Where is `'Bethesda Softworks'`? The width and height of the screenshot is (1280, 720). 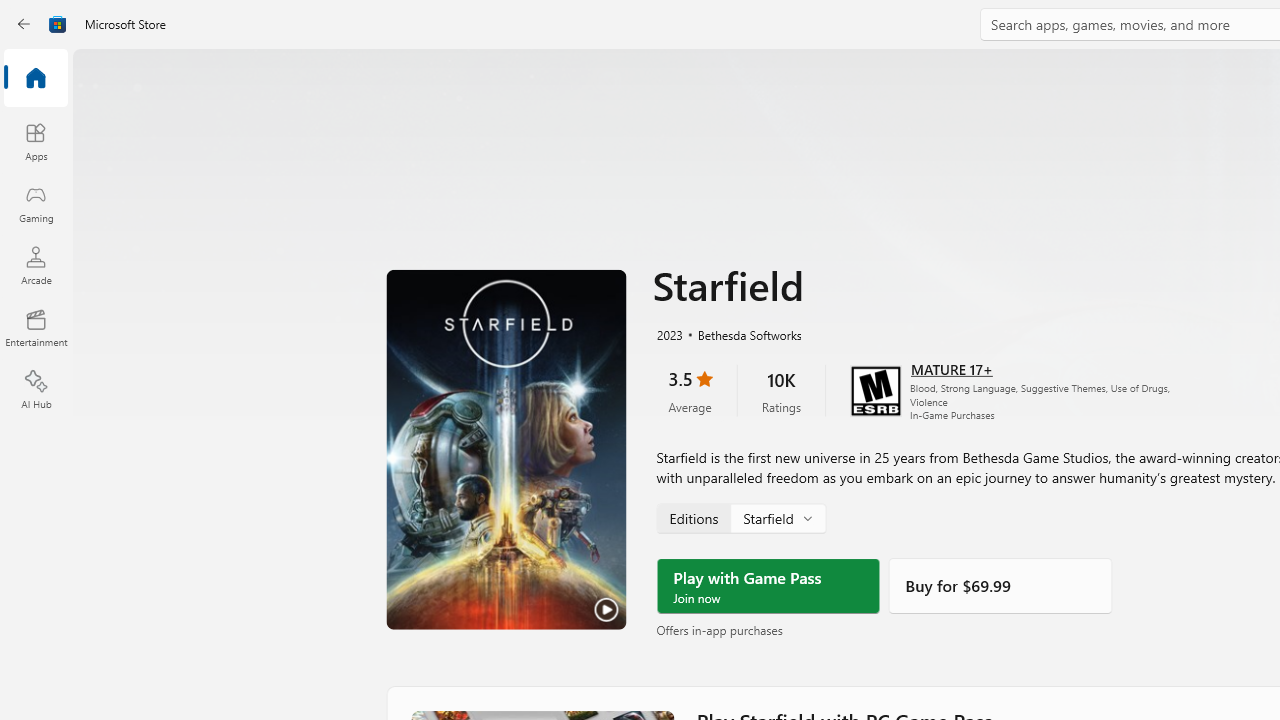
'Bethesda Softworks' is located at coordinates (740, 332).